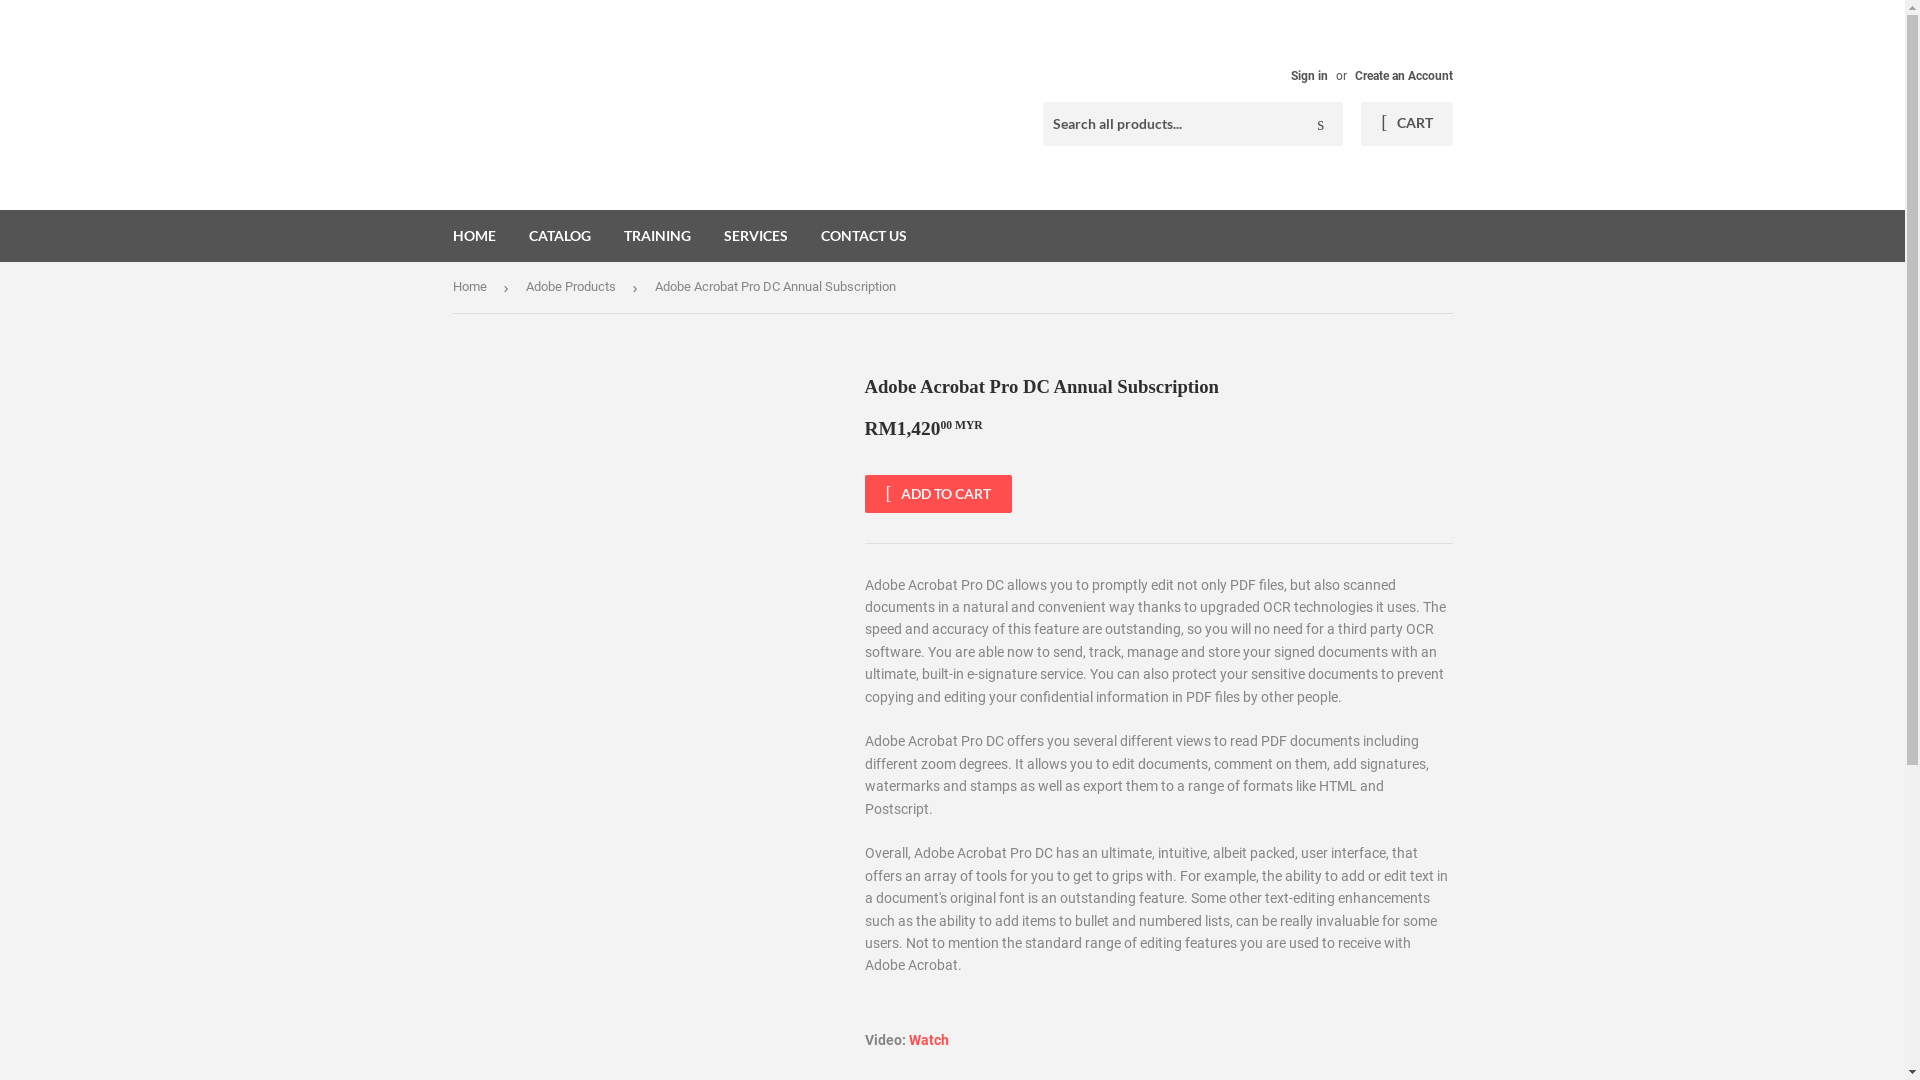  I want to click on 'Adobe Products', so click(573, 287).